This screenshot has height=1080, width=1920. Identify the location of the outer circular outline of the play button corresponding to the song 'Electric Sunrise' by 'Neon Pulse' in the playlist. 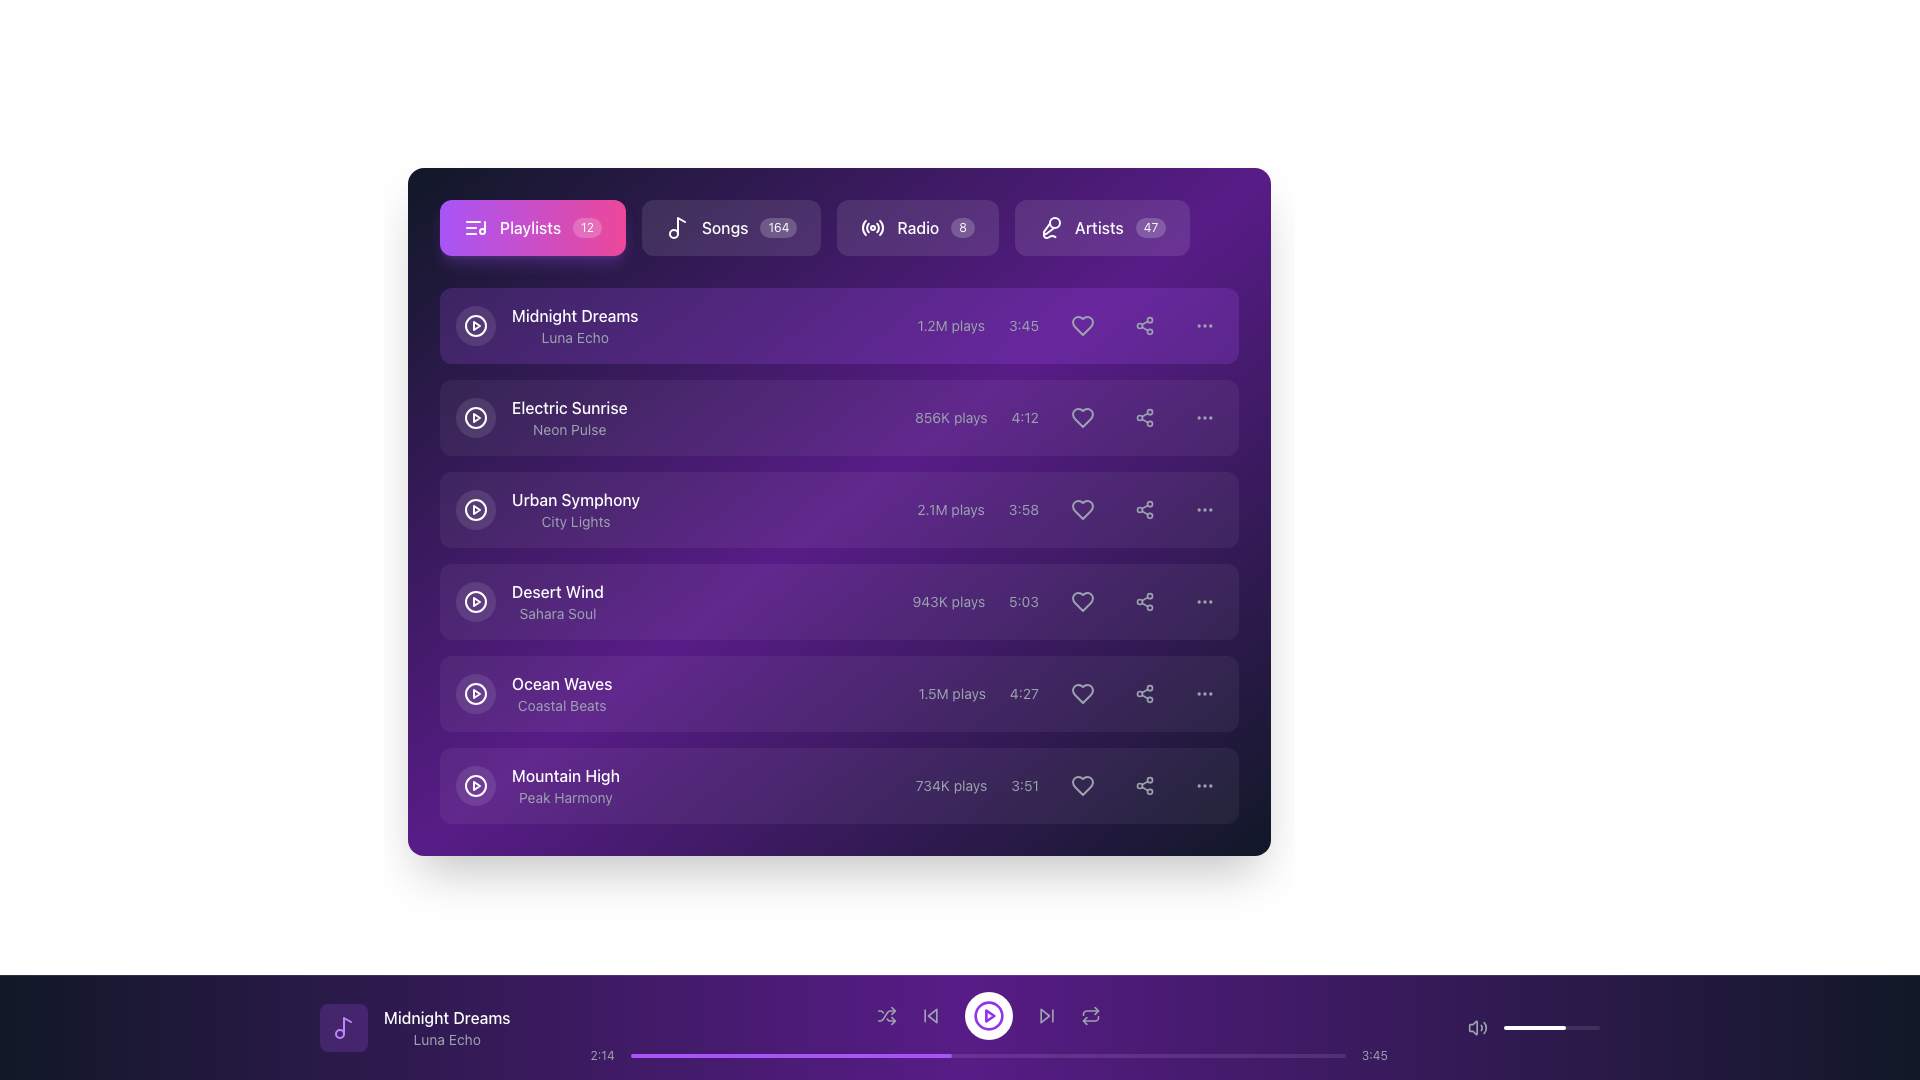
(474, 416).